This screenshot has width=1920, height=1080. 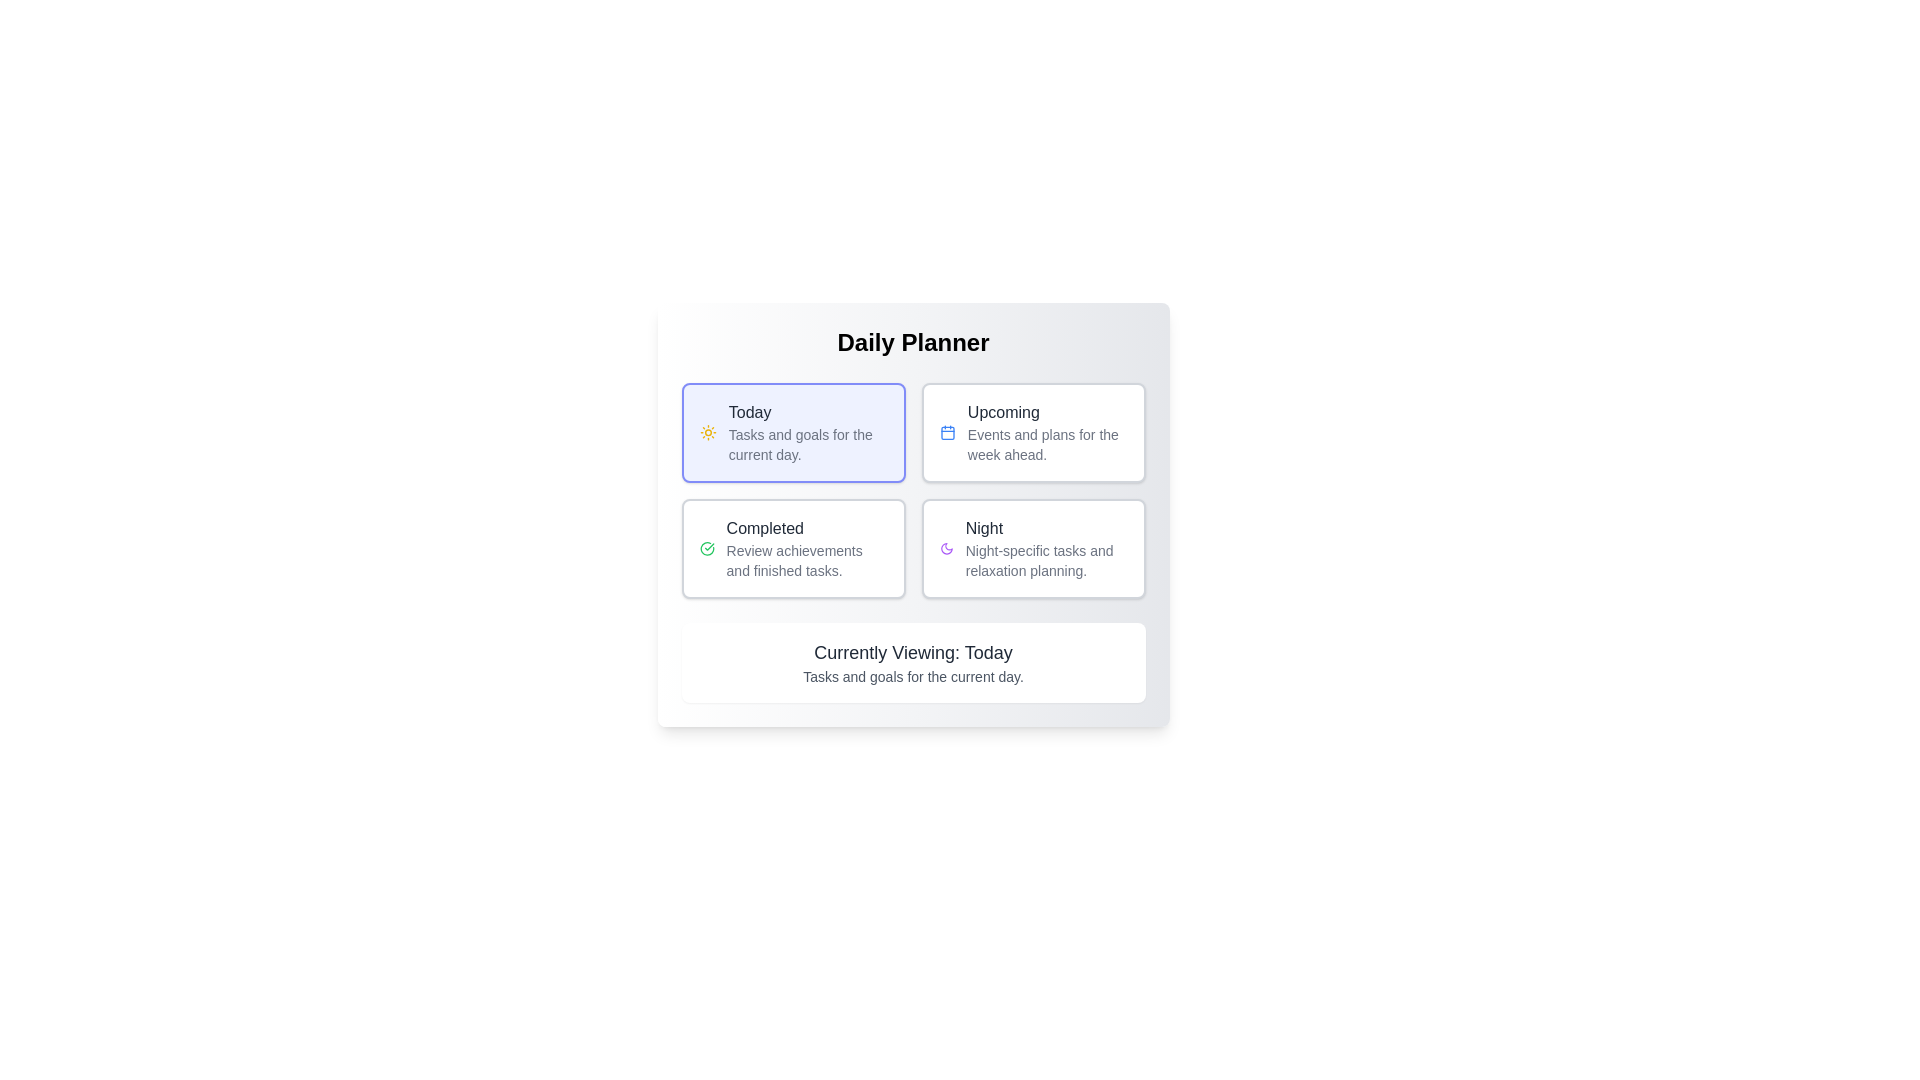 I want to click on the sun icon representing the 'Today' card, located in the top-left quadrant of the grid layout, so click(x=708, y=431).